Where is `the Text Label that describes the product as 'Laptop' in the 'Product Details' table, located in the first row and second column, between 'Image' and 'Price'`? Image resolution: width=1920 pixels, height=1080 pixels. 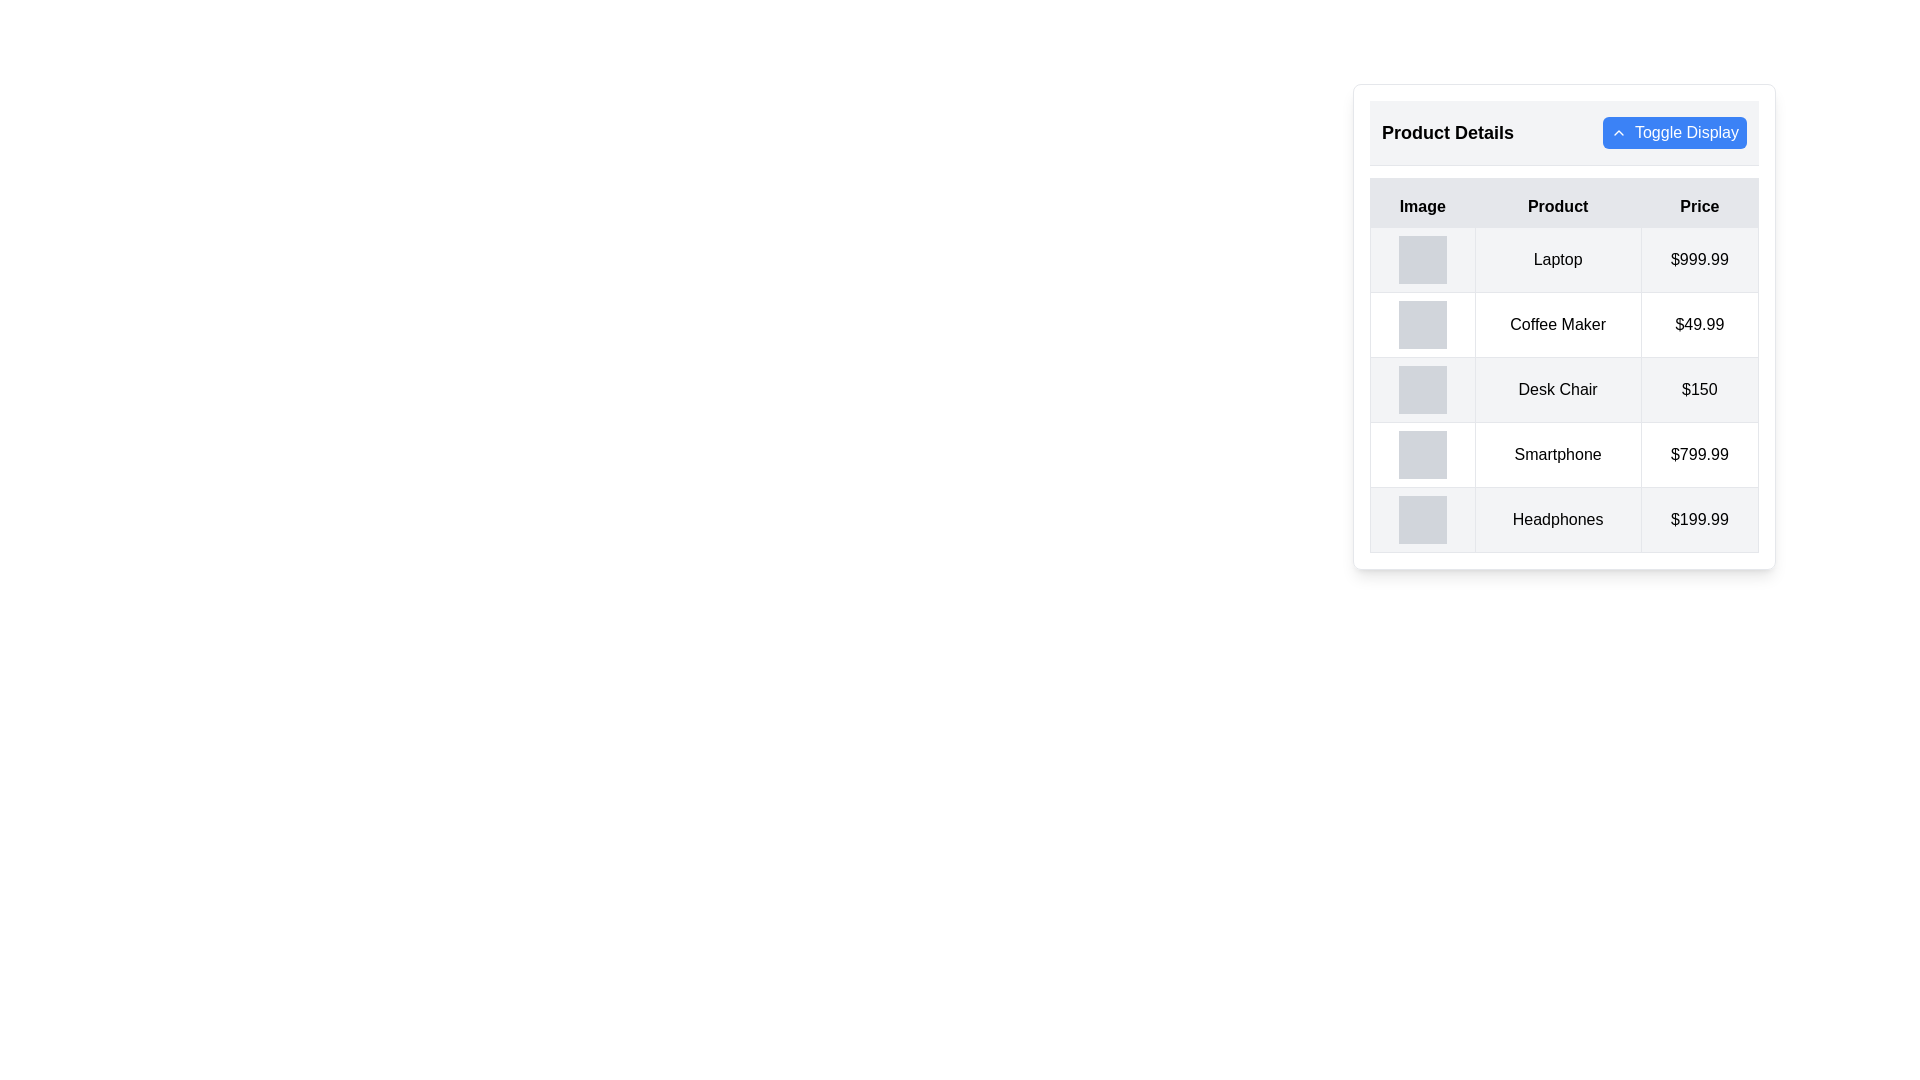
the Text Label that describes the product as 'Laptop' in the 'Product Details' table, located in the first row and second column, between 'Image' and 'Price' is located at coordinates (1557, 258).